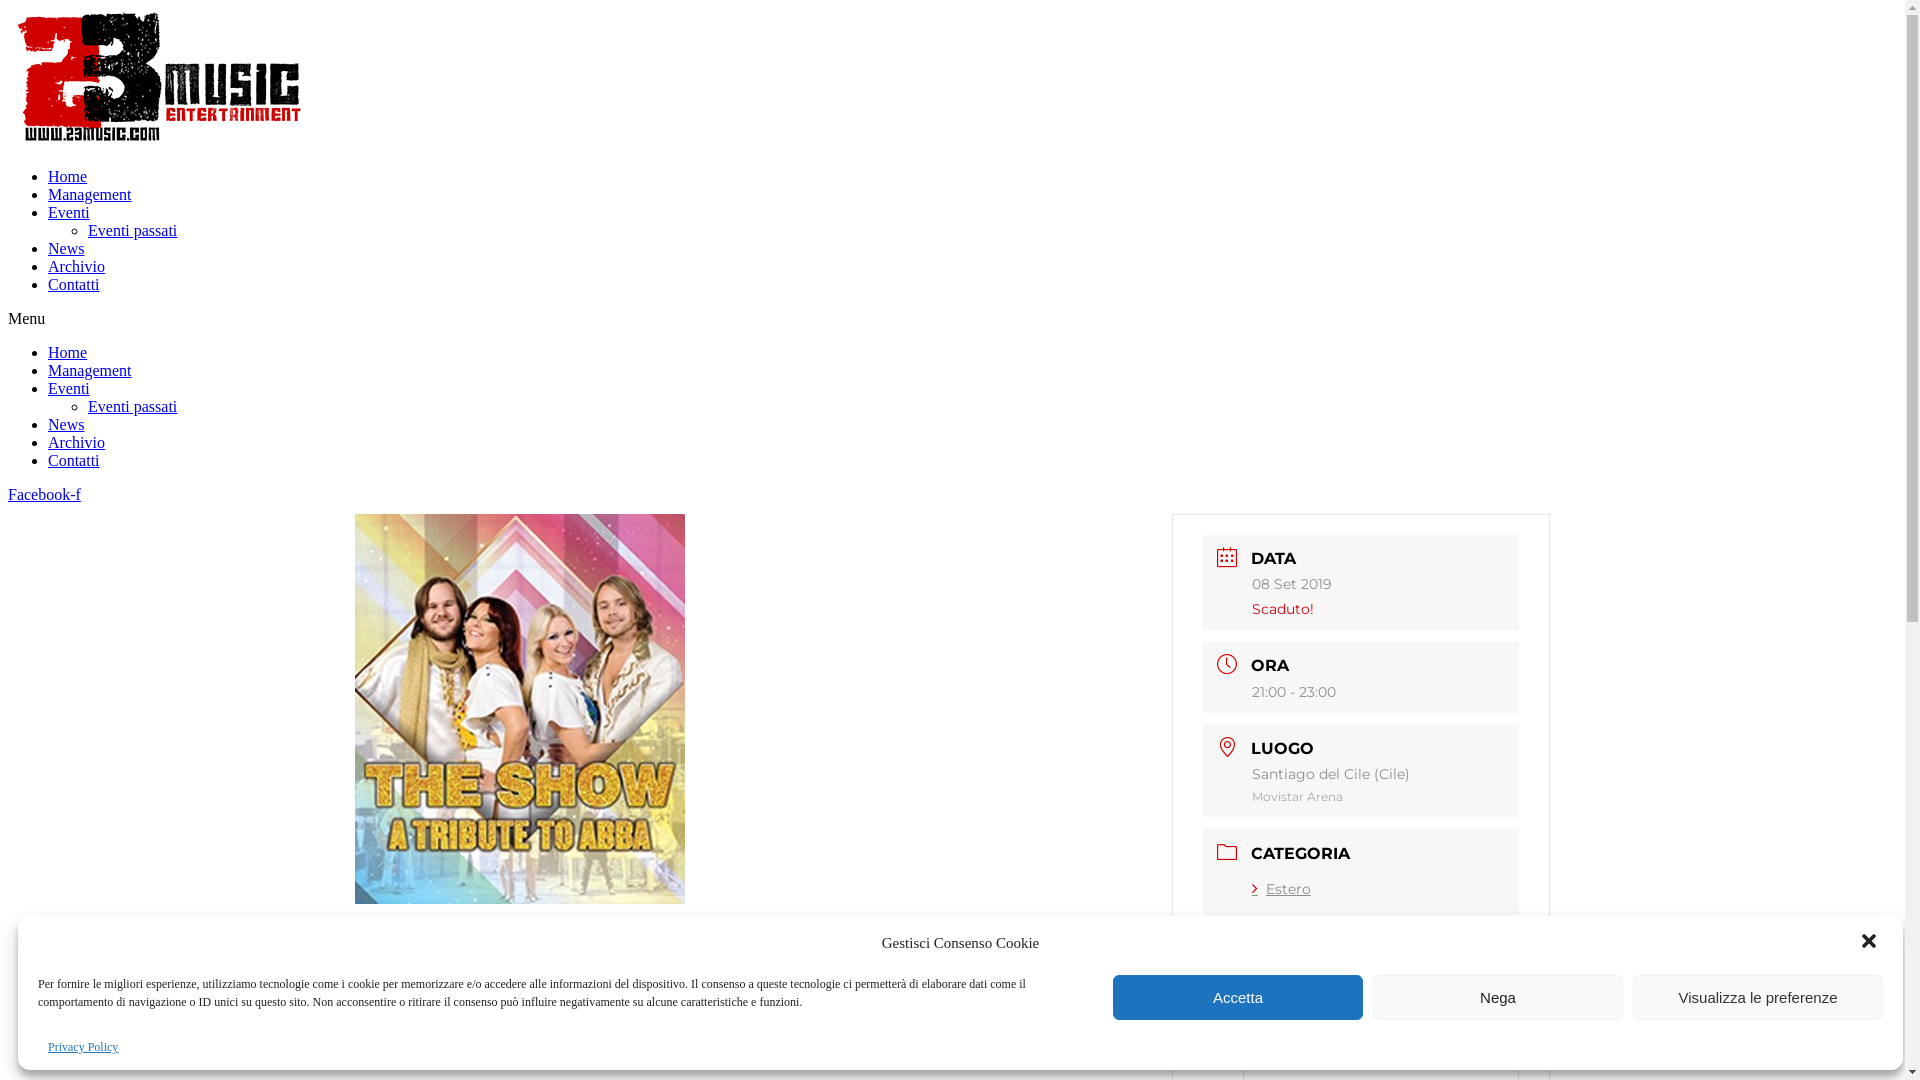 This screenshot has width=1920, height=1080. Describe the element at coordinates (66, 247) in the screenshot. I see `'News'` at that location.